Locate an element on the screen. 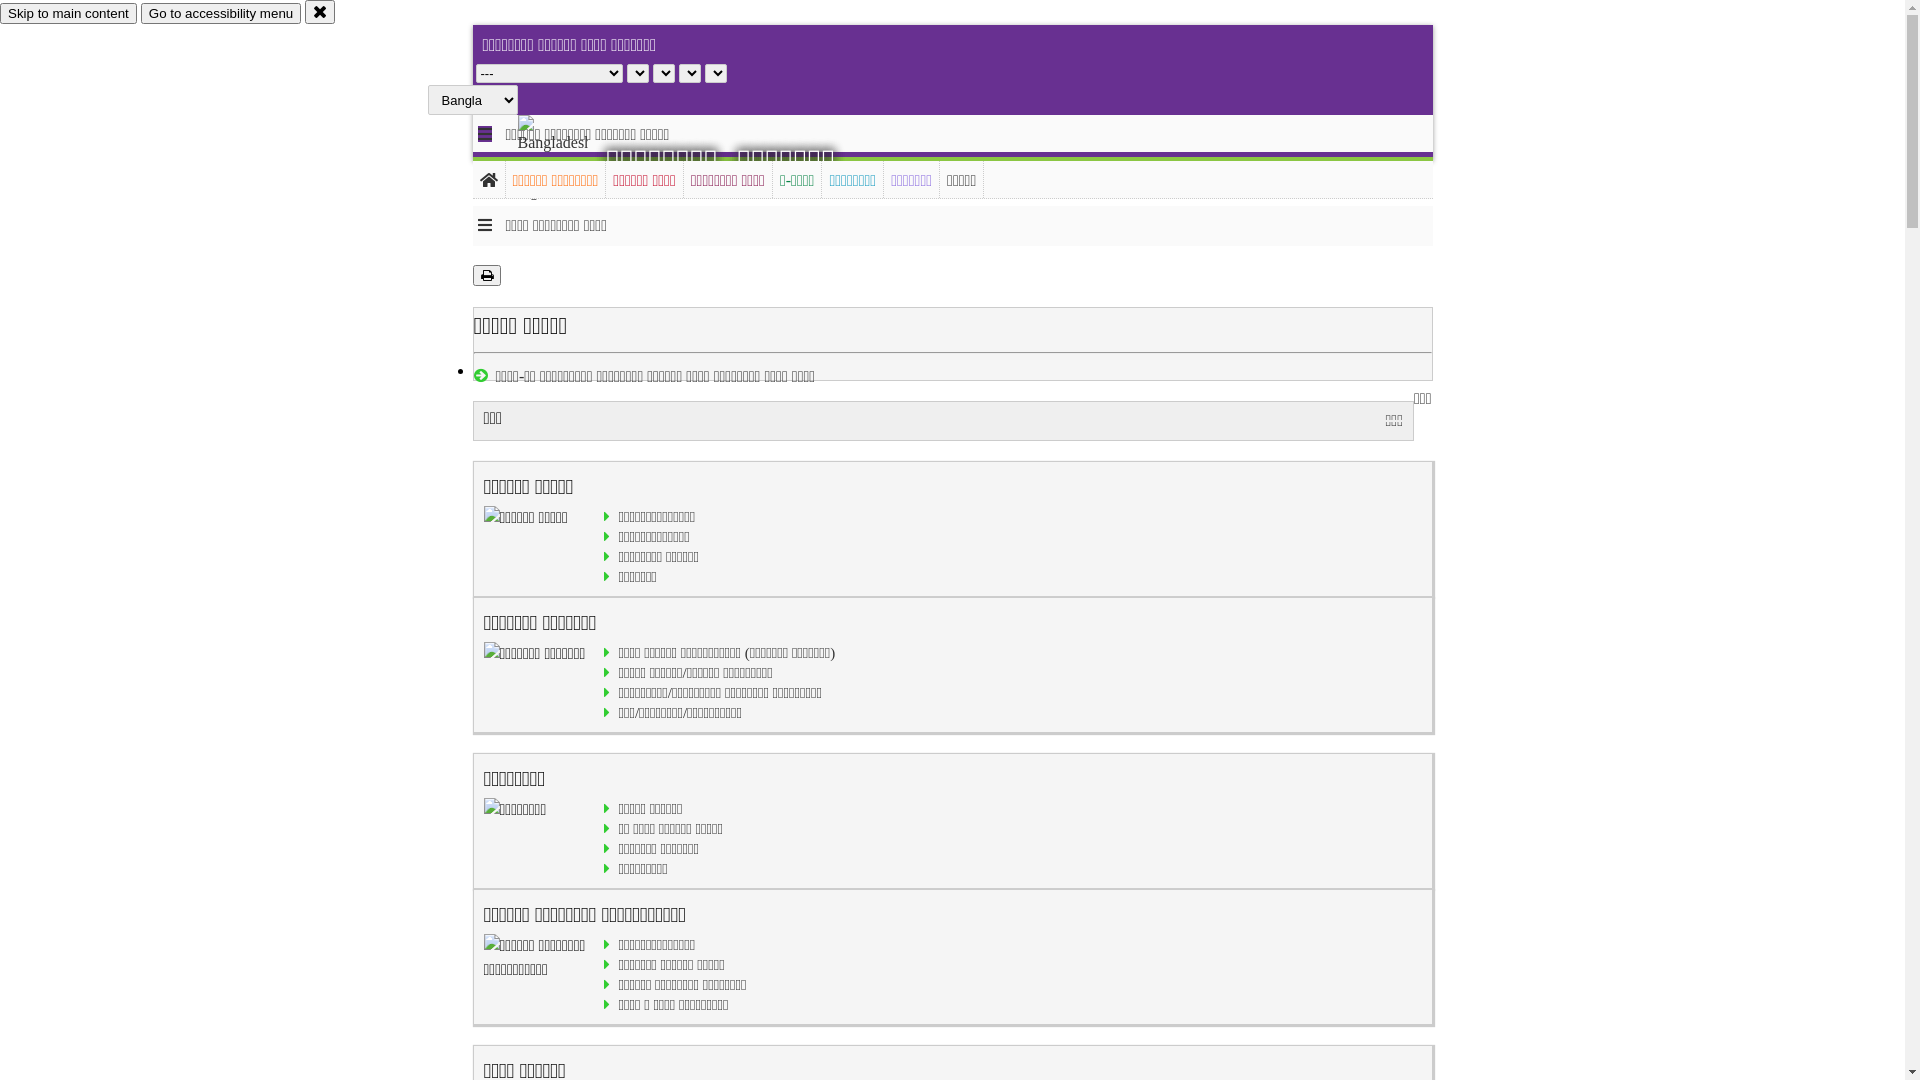  'Go to accessibility menu' is located at coordinates (220, 13).